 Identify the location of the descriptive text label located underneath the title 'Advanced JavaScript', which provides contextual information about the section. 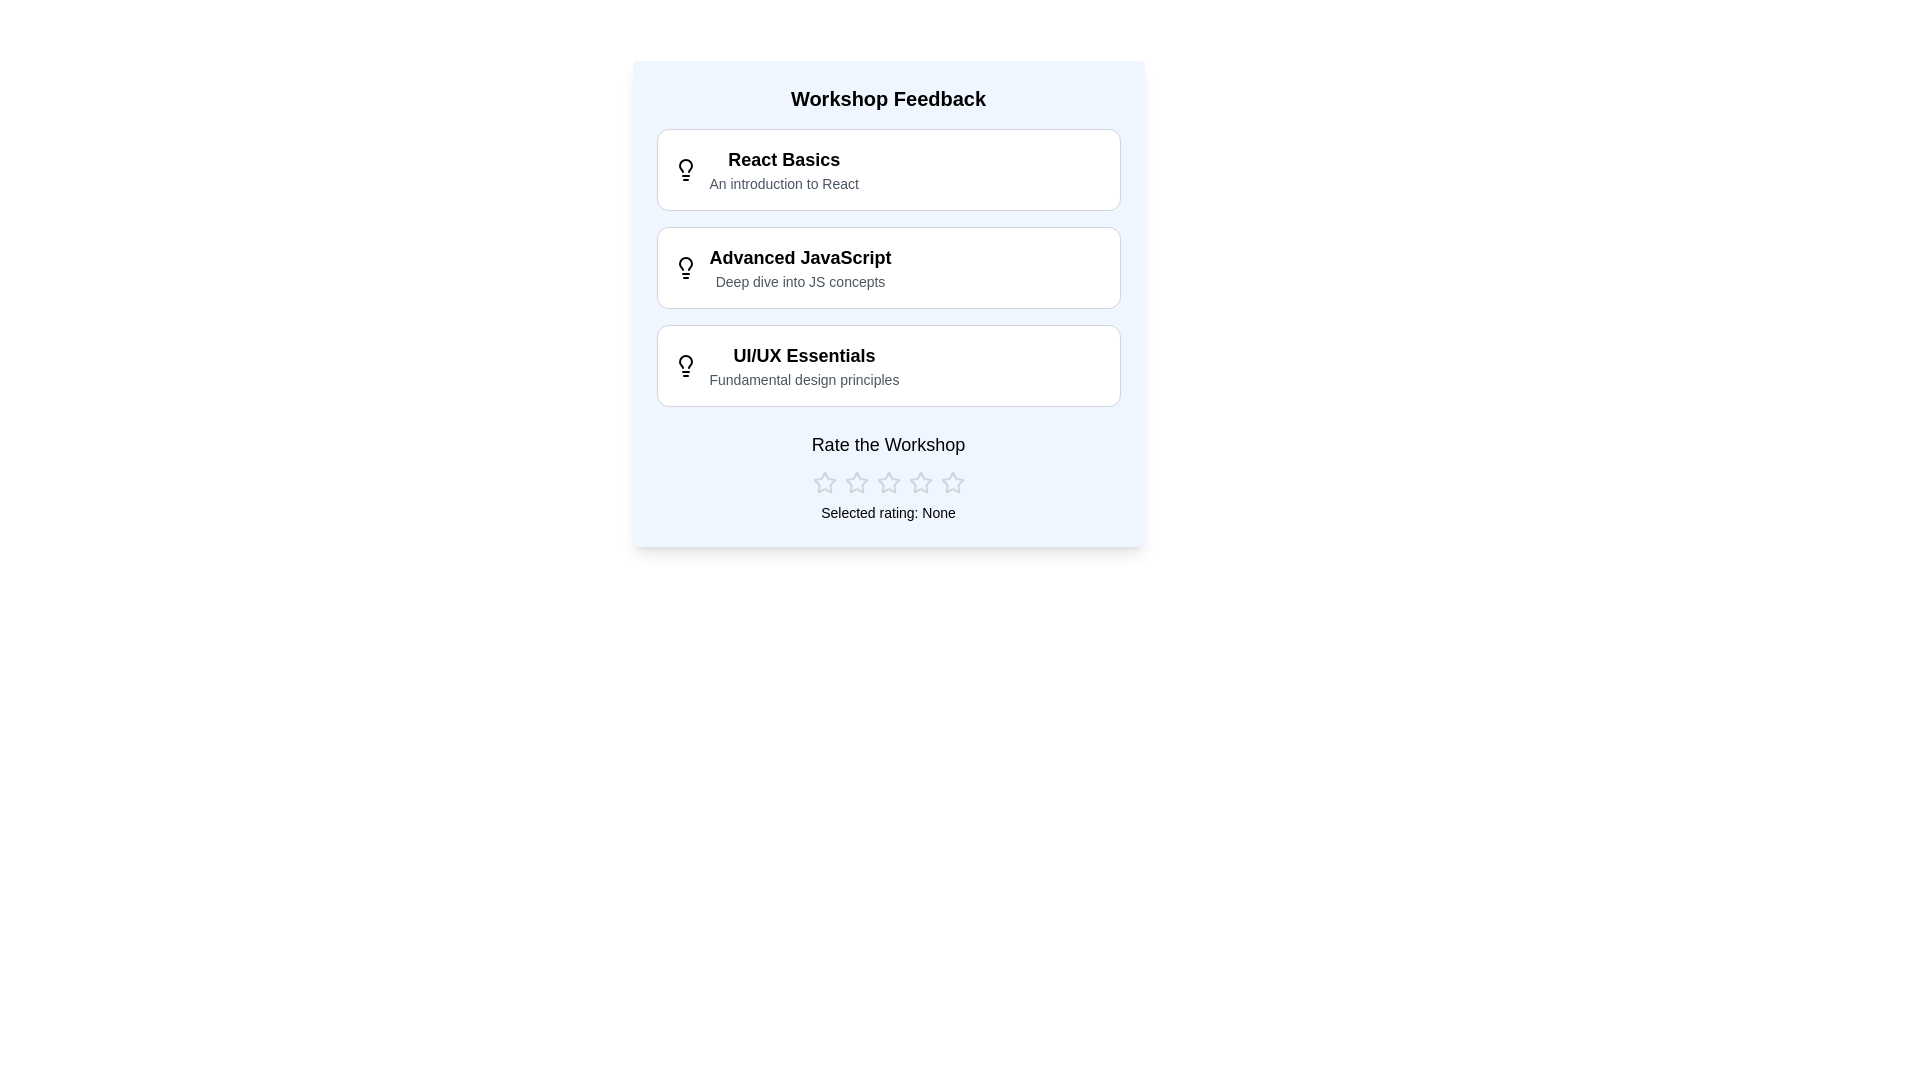
(800, 281).